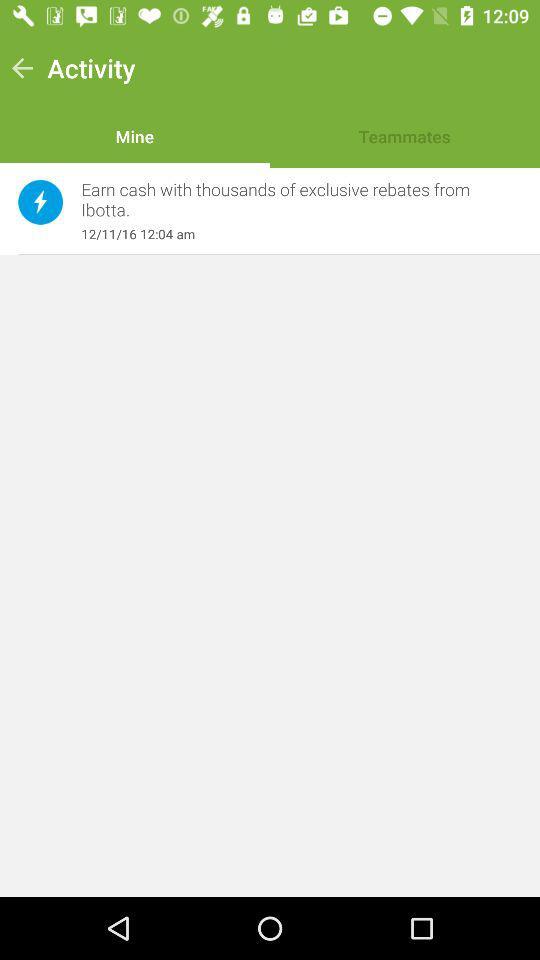 This screenshot has height=960, width=540. Describe the element at coordinates (21, 68) in the screenshot. I see `the item to the left of activity icon` at that location.